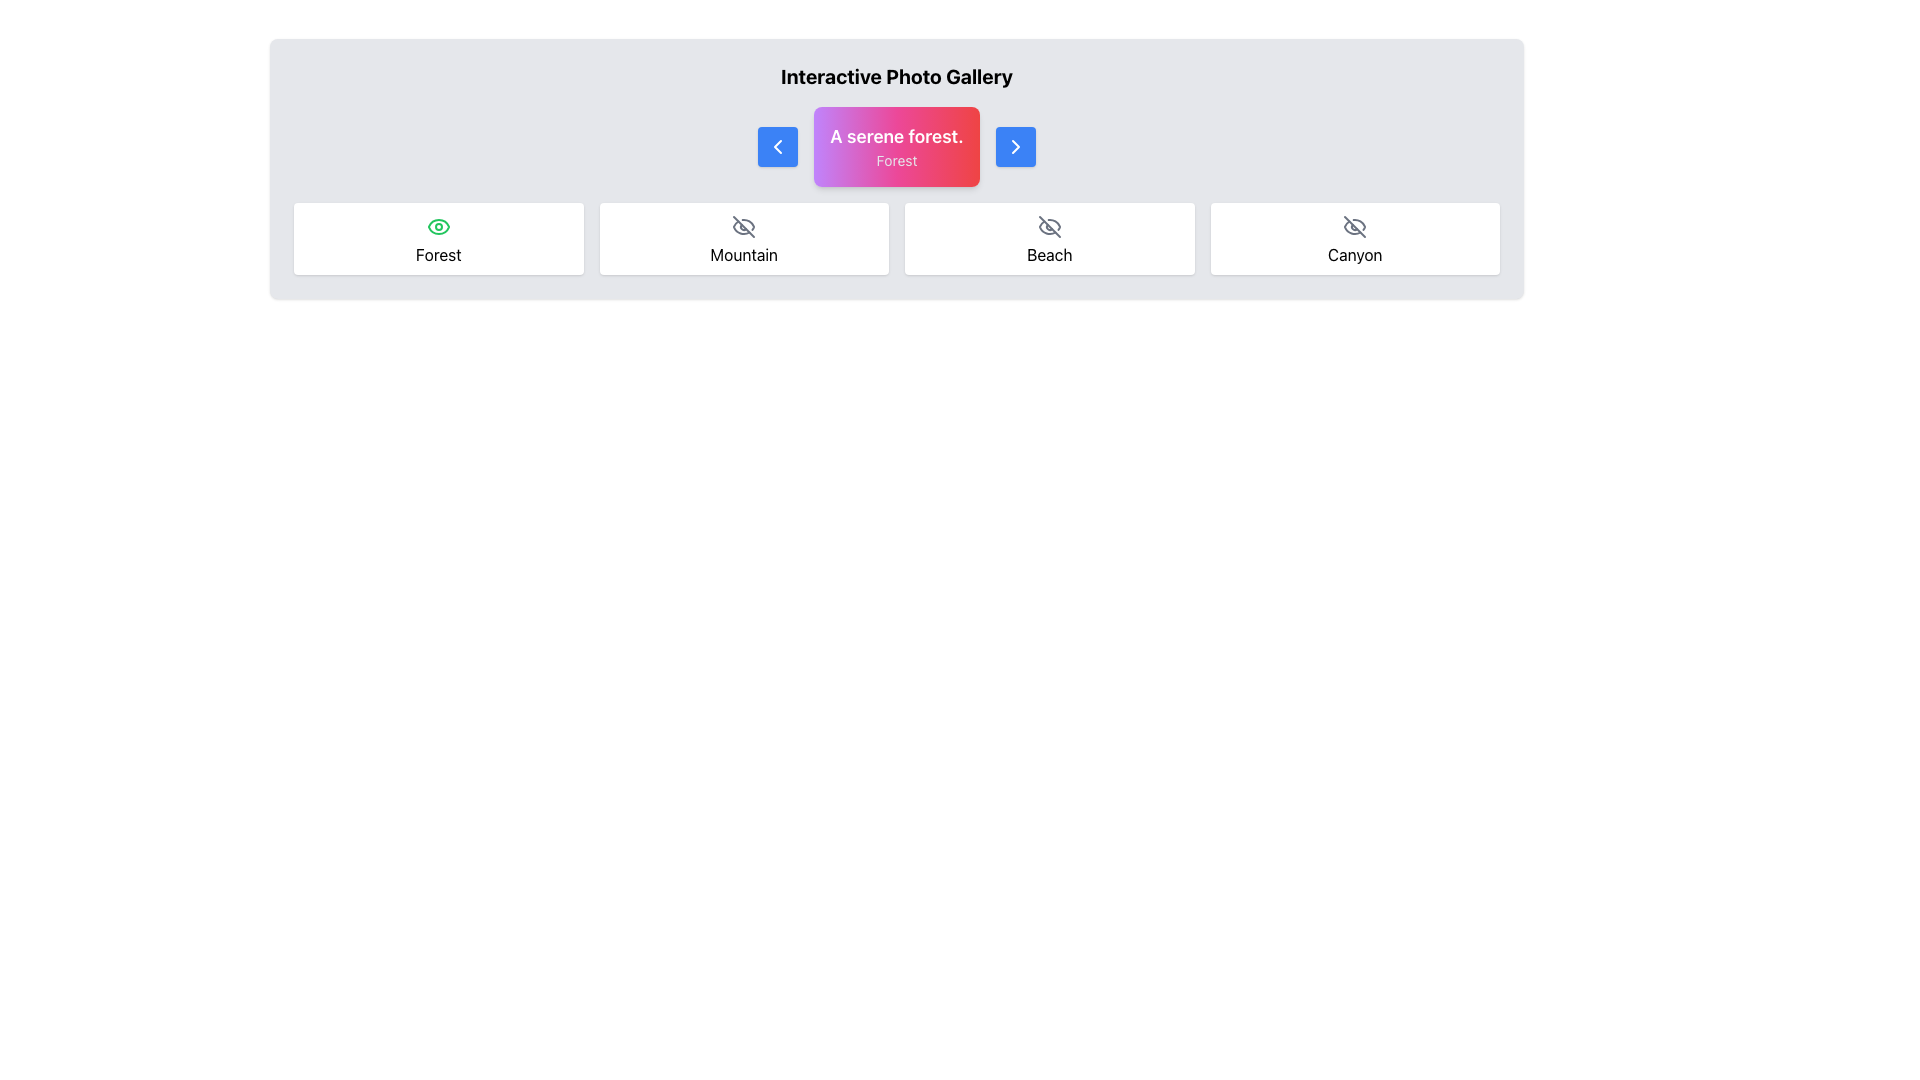 This screenshot has width=1920, height=1080. Describe the element at coordinates (1355, 226) in the screenshot. I see `the 'eye-off' icon, which is represented by a diagonal line crossing an eye` at that location.